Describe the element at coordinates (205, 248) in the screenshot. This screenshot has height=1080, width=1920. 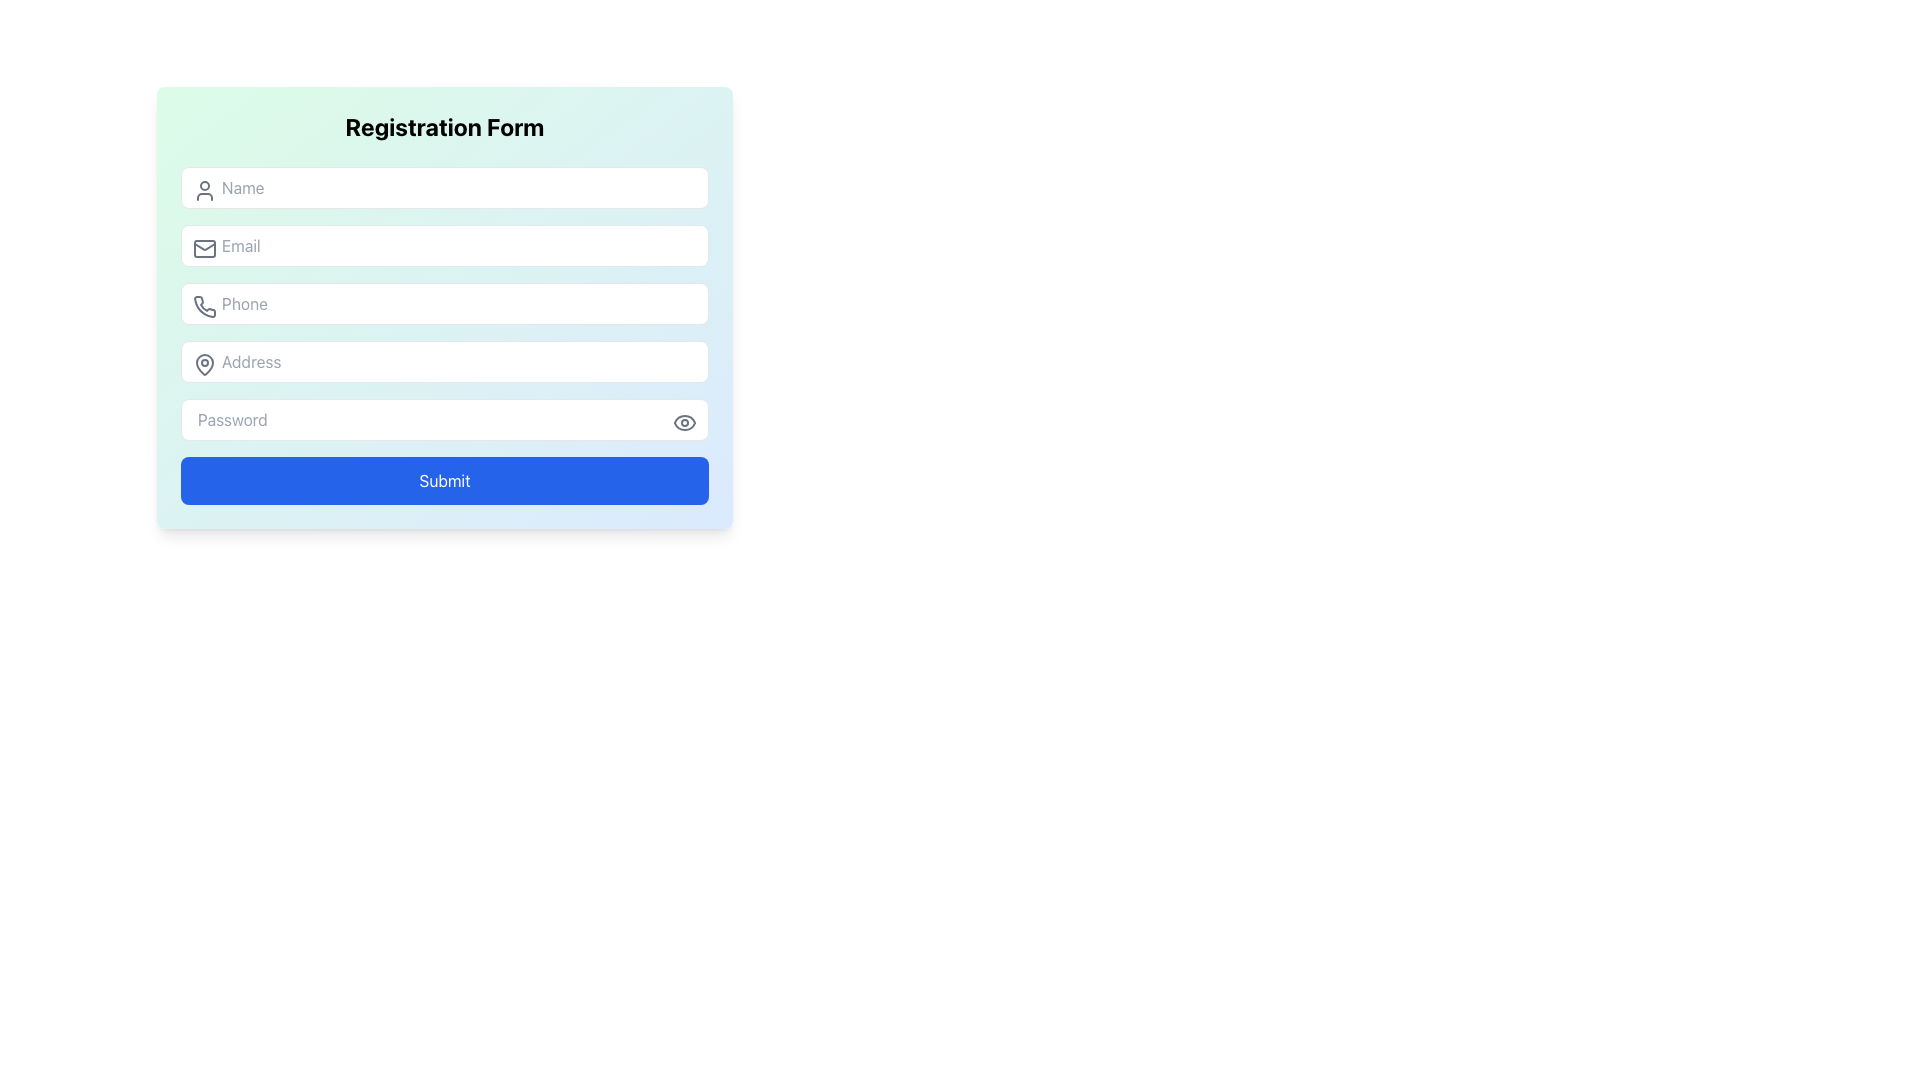
I see `the upper rectangular base of the envelope graphic that indicates the email input field` at that location.